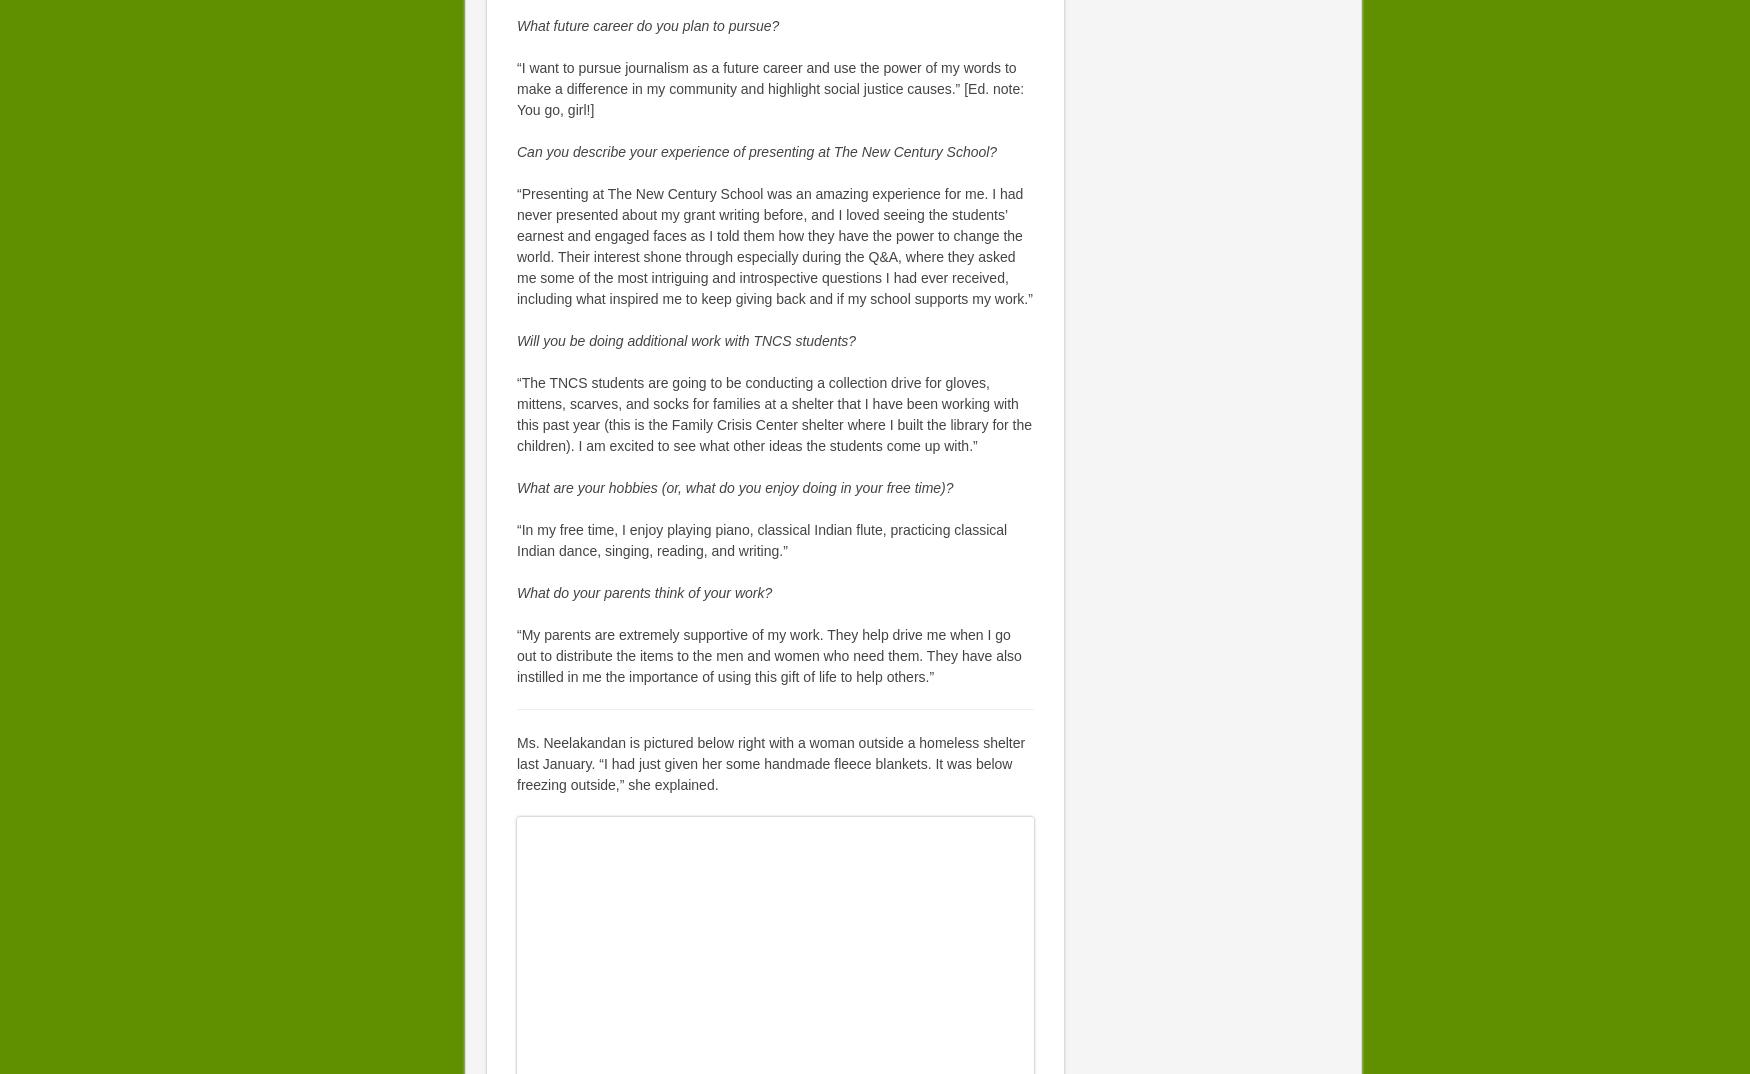 The width and height of the screenshot is (1750, 1074). What do you see at coordinates (760, 539) in the screenshot?
I see `'“In my free time, I enjoy playing piano, classical Indian flute, practicing classical Indian dance, singing, reading, and writing.”'` at bounding box center [760, 539].